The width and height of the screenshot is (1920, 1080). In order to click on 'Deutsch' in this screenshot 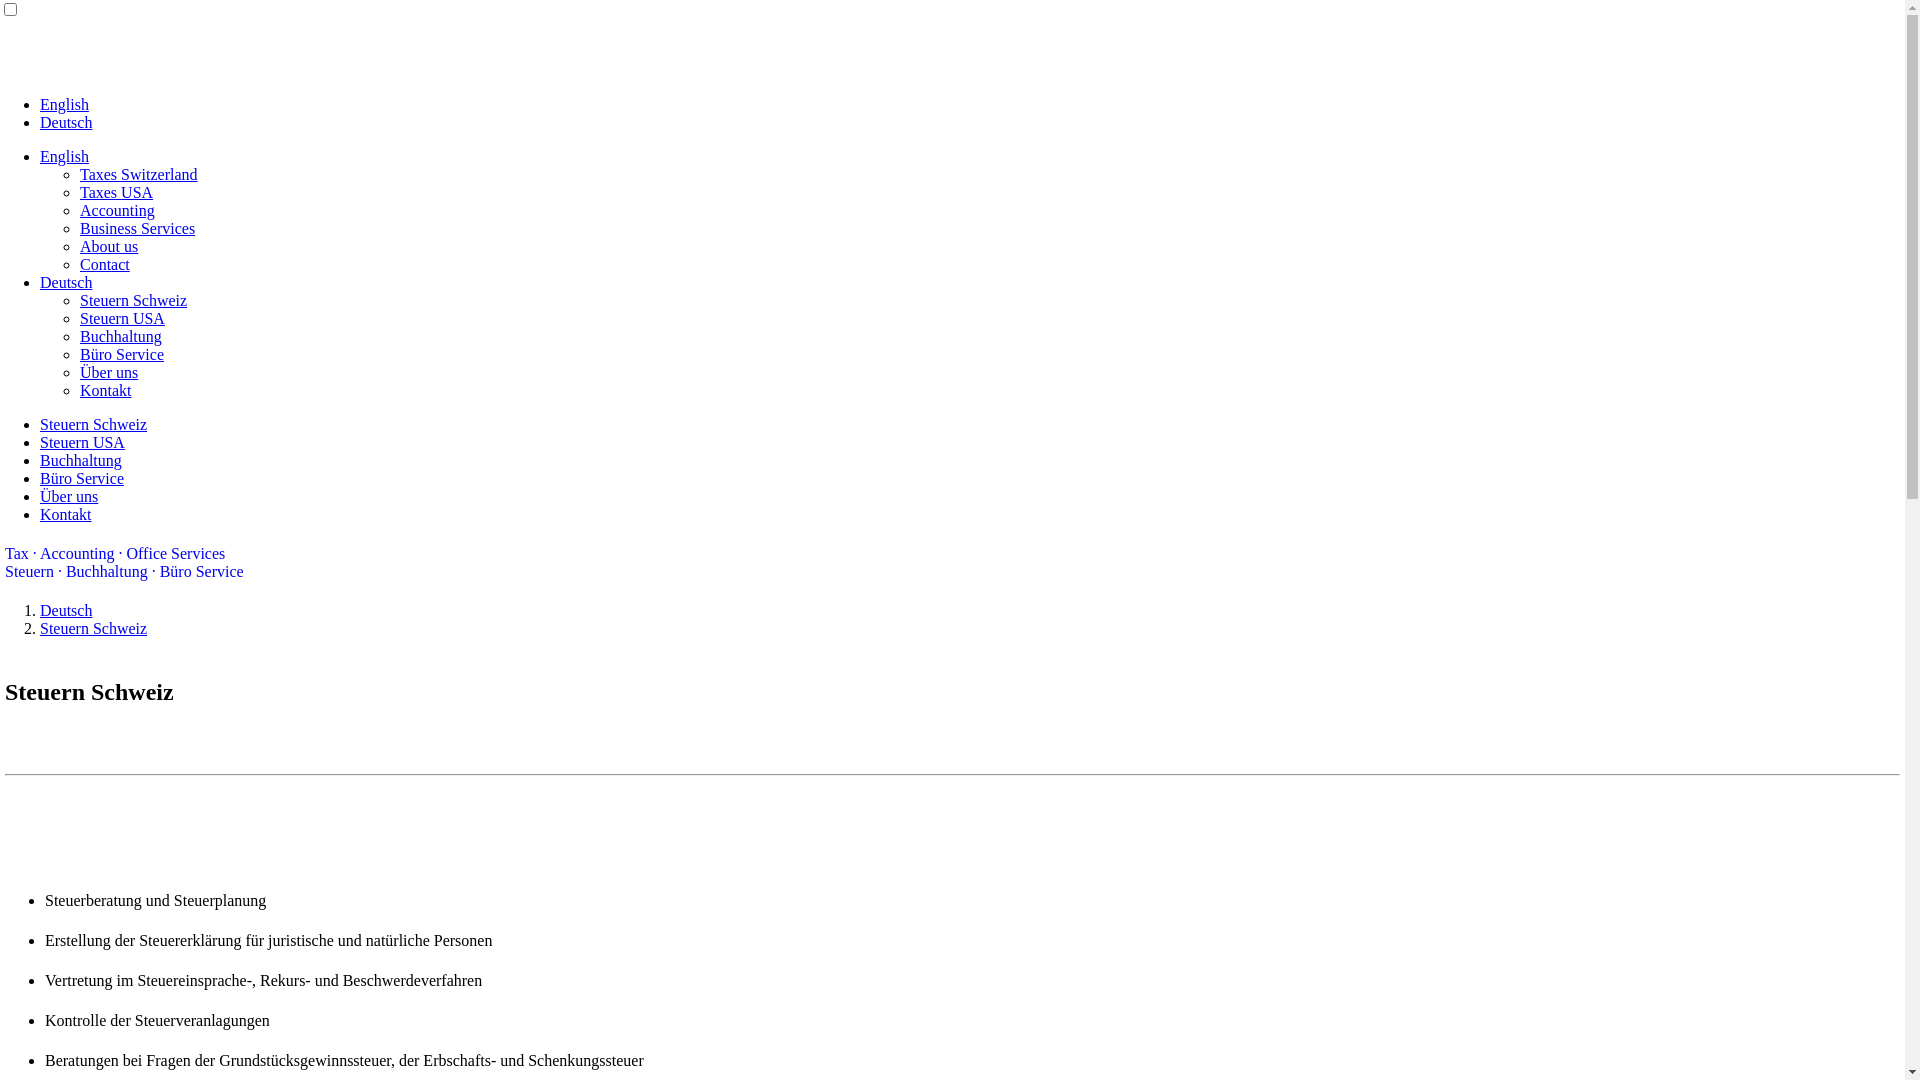, I will do `click(66, 282)`.